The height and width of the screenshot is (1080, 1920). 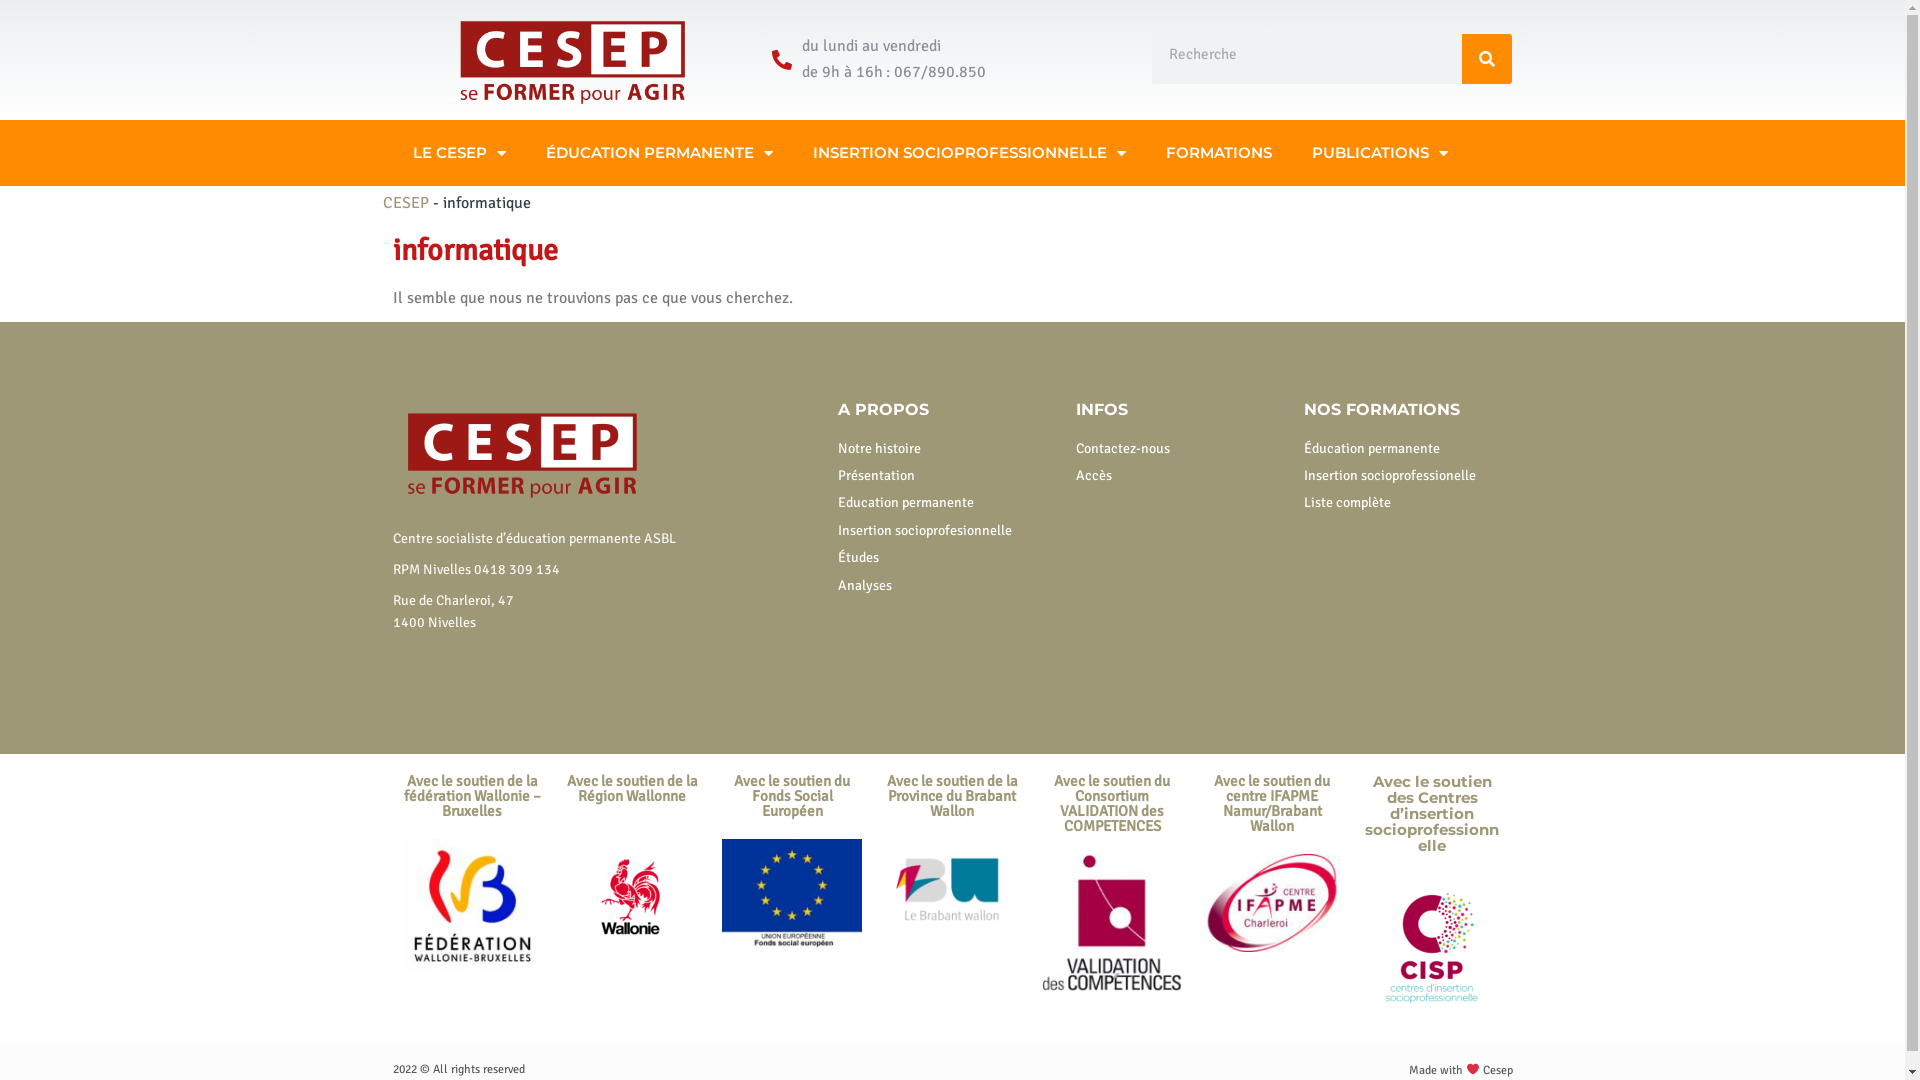 I want to click on 'CESEP', so click(x=403, y=203).